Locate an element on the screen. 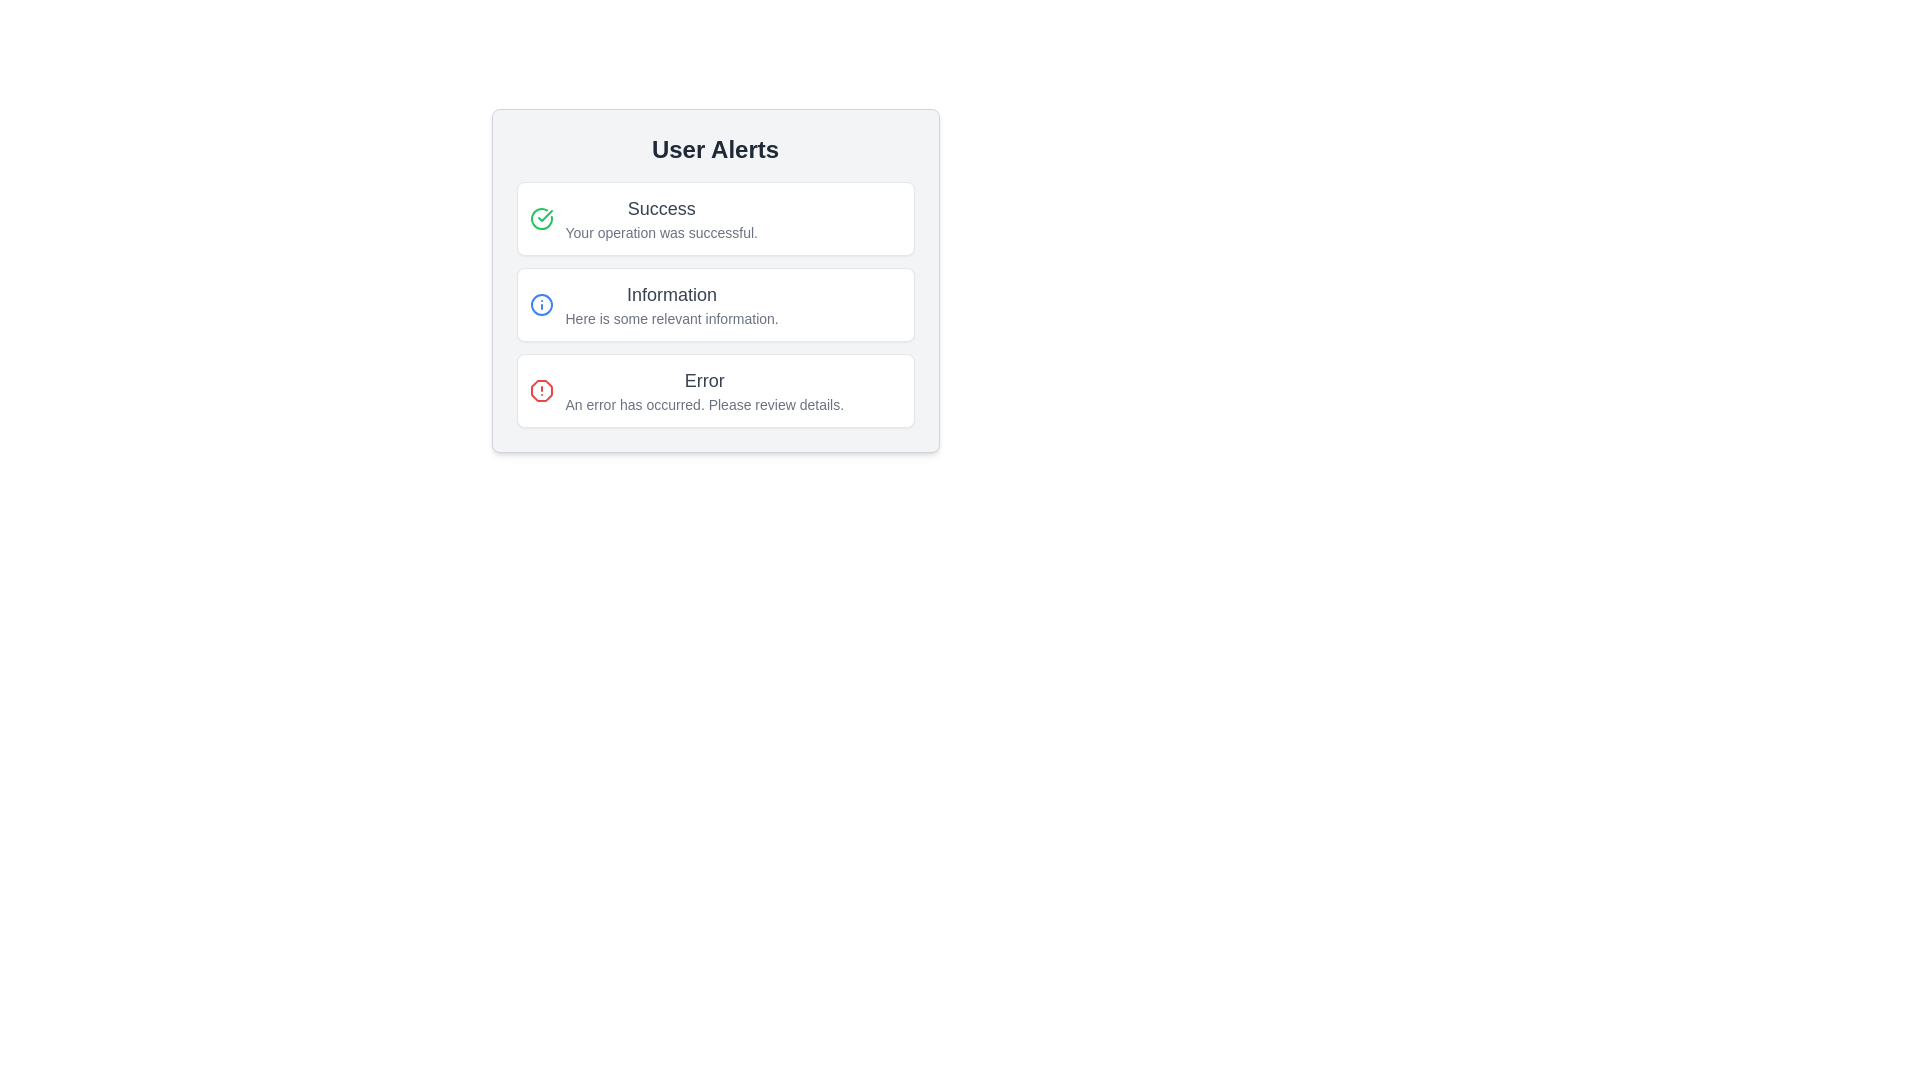  the error icon located in the rightmost column of the 'Error' section, adjacent to the text 'Error' and above the descriptive error message is located at coordinates (541, 390).